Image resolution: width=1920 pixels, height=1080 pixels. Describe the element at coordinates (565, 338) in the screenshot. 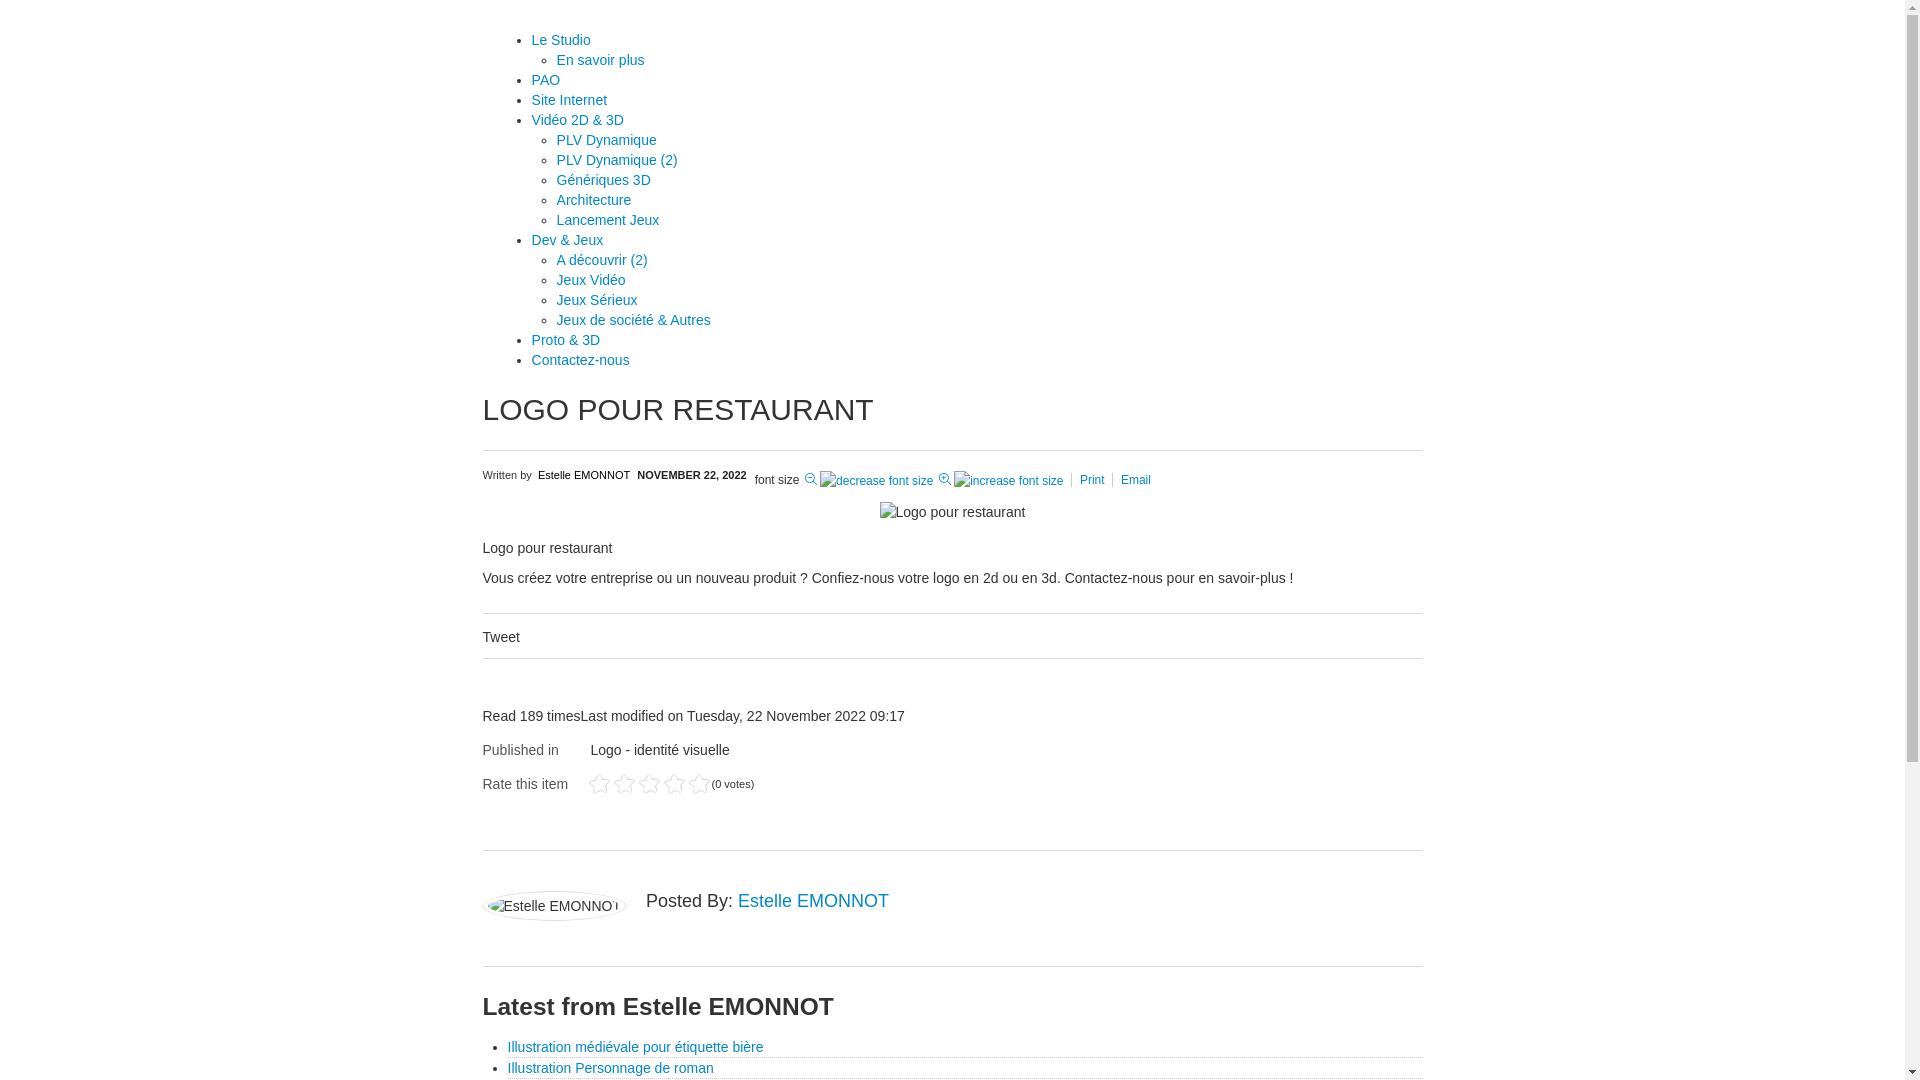

I see `'Proto & 3D'` at that location.